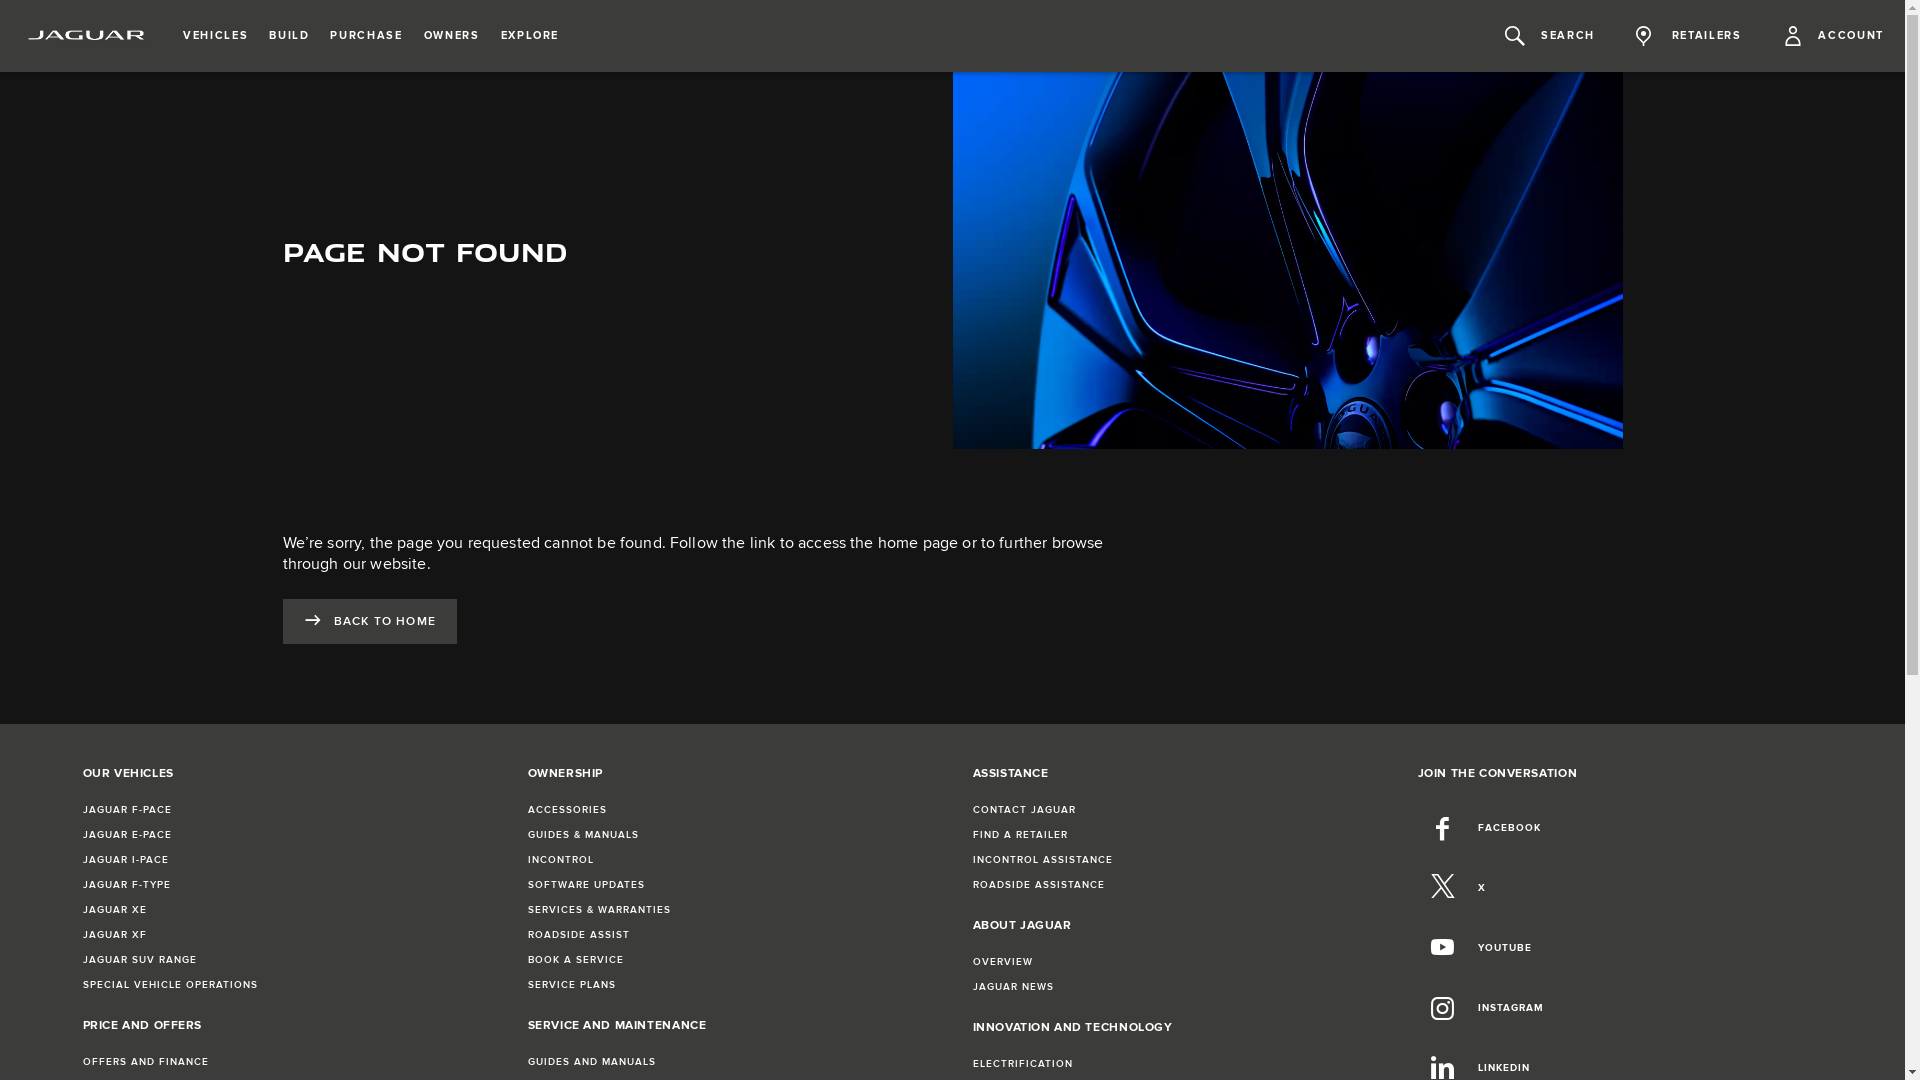 The width and height of the screenshot is (1920, 1080). Describe the element at coordinates (143, 1060) in the screenshot. I see `'OFFERS AND FINANCE'` at that location.